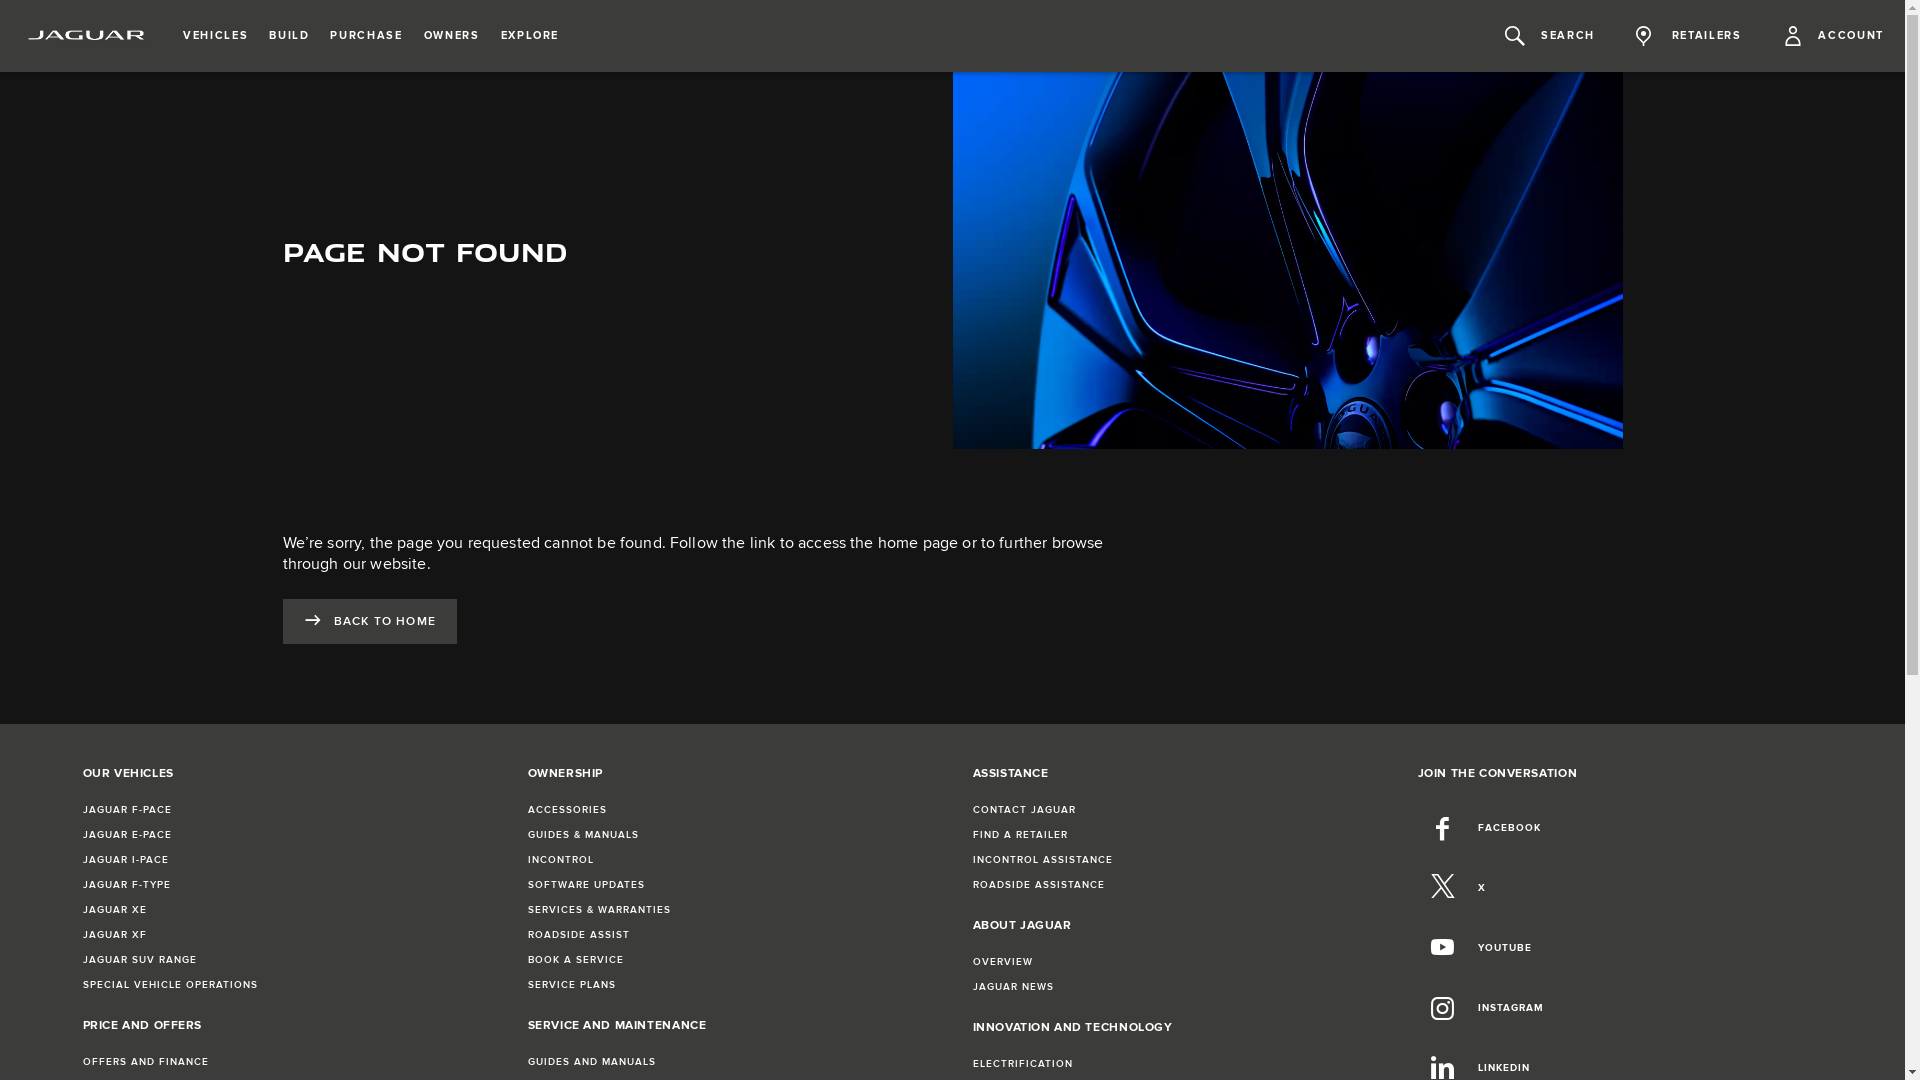 The width and height of the screenshot is (1920, 1080). Describe the element at coordinates (143, 1060) in the screenshot. I see `'OFFERS AND FINANCE'` at that location.